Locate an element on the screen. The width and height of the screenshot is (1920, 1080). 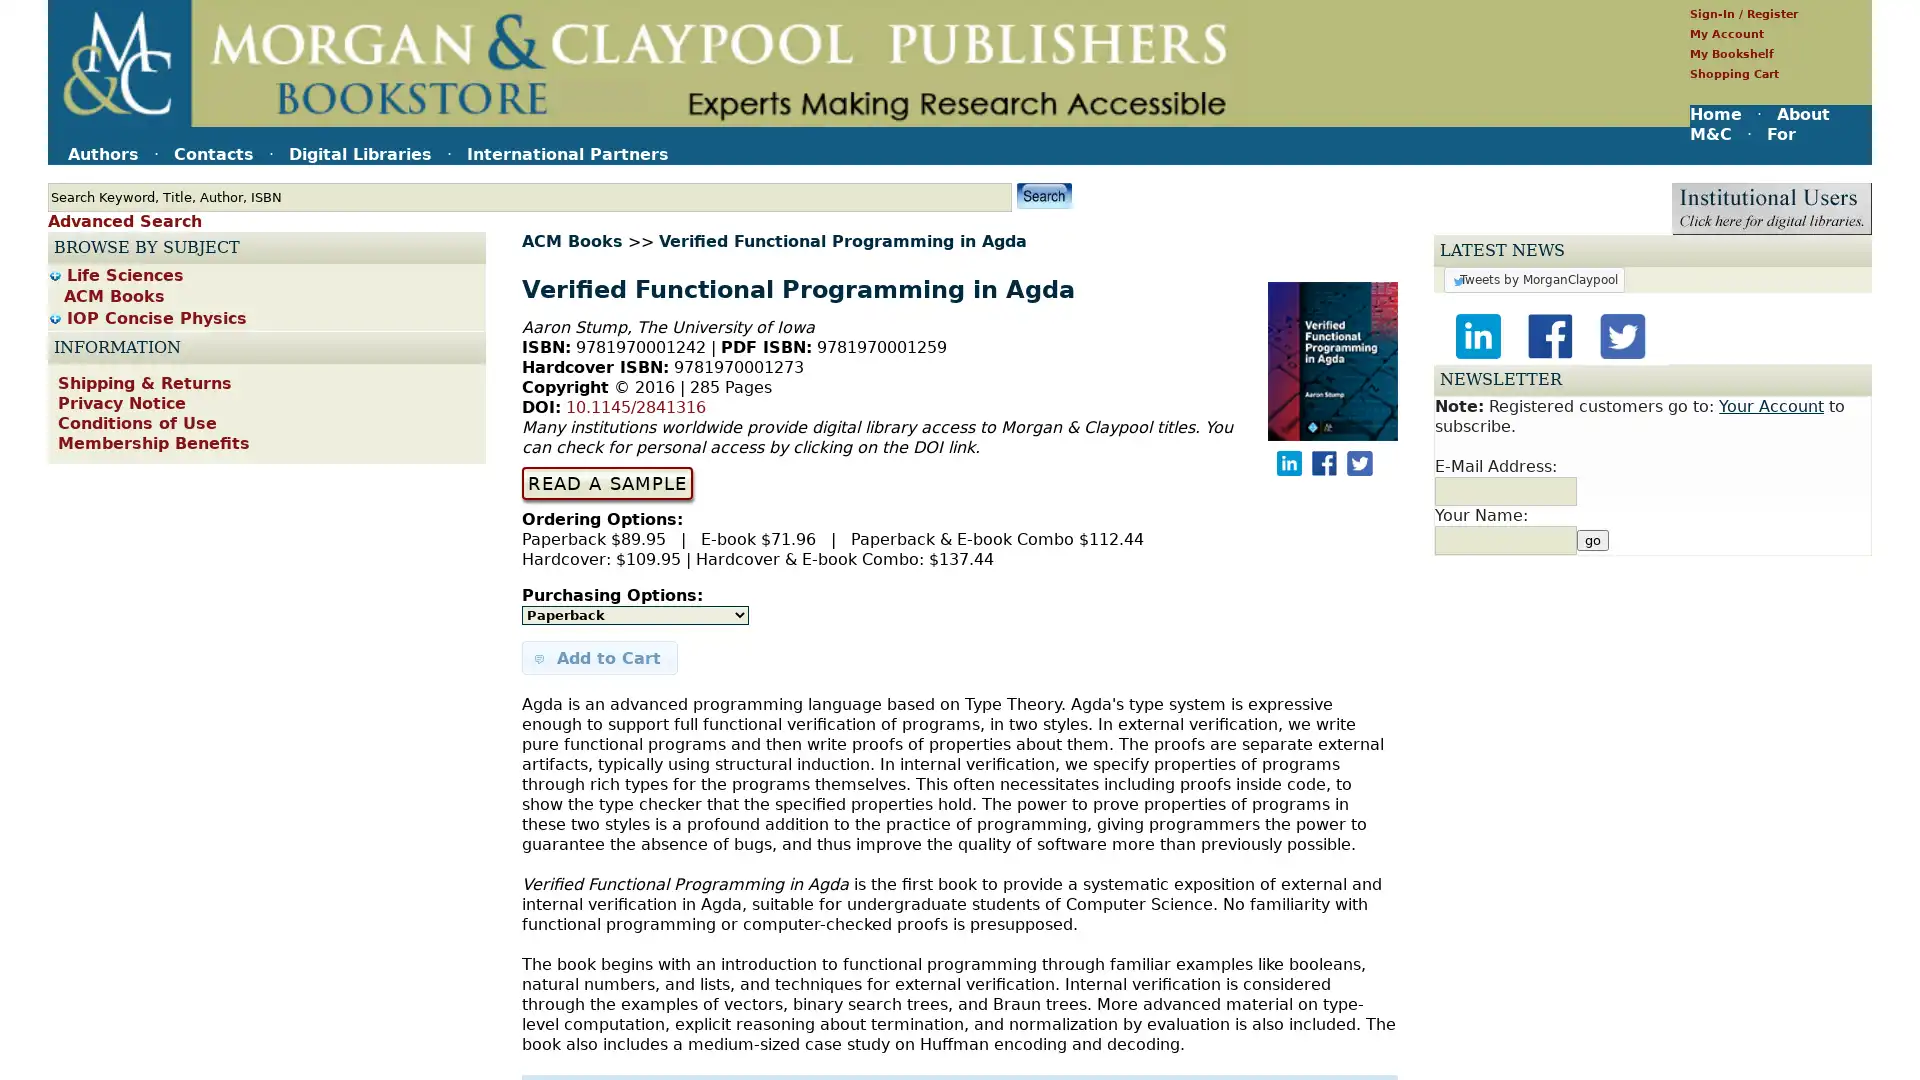
Submit is located at coordinates (1042, 195).